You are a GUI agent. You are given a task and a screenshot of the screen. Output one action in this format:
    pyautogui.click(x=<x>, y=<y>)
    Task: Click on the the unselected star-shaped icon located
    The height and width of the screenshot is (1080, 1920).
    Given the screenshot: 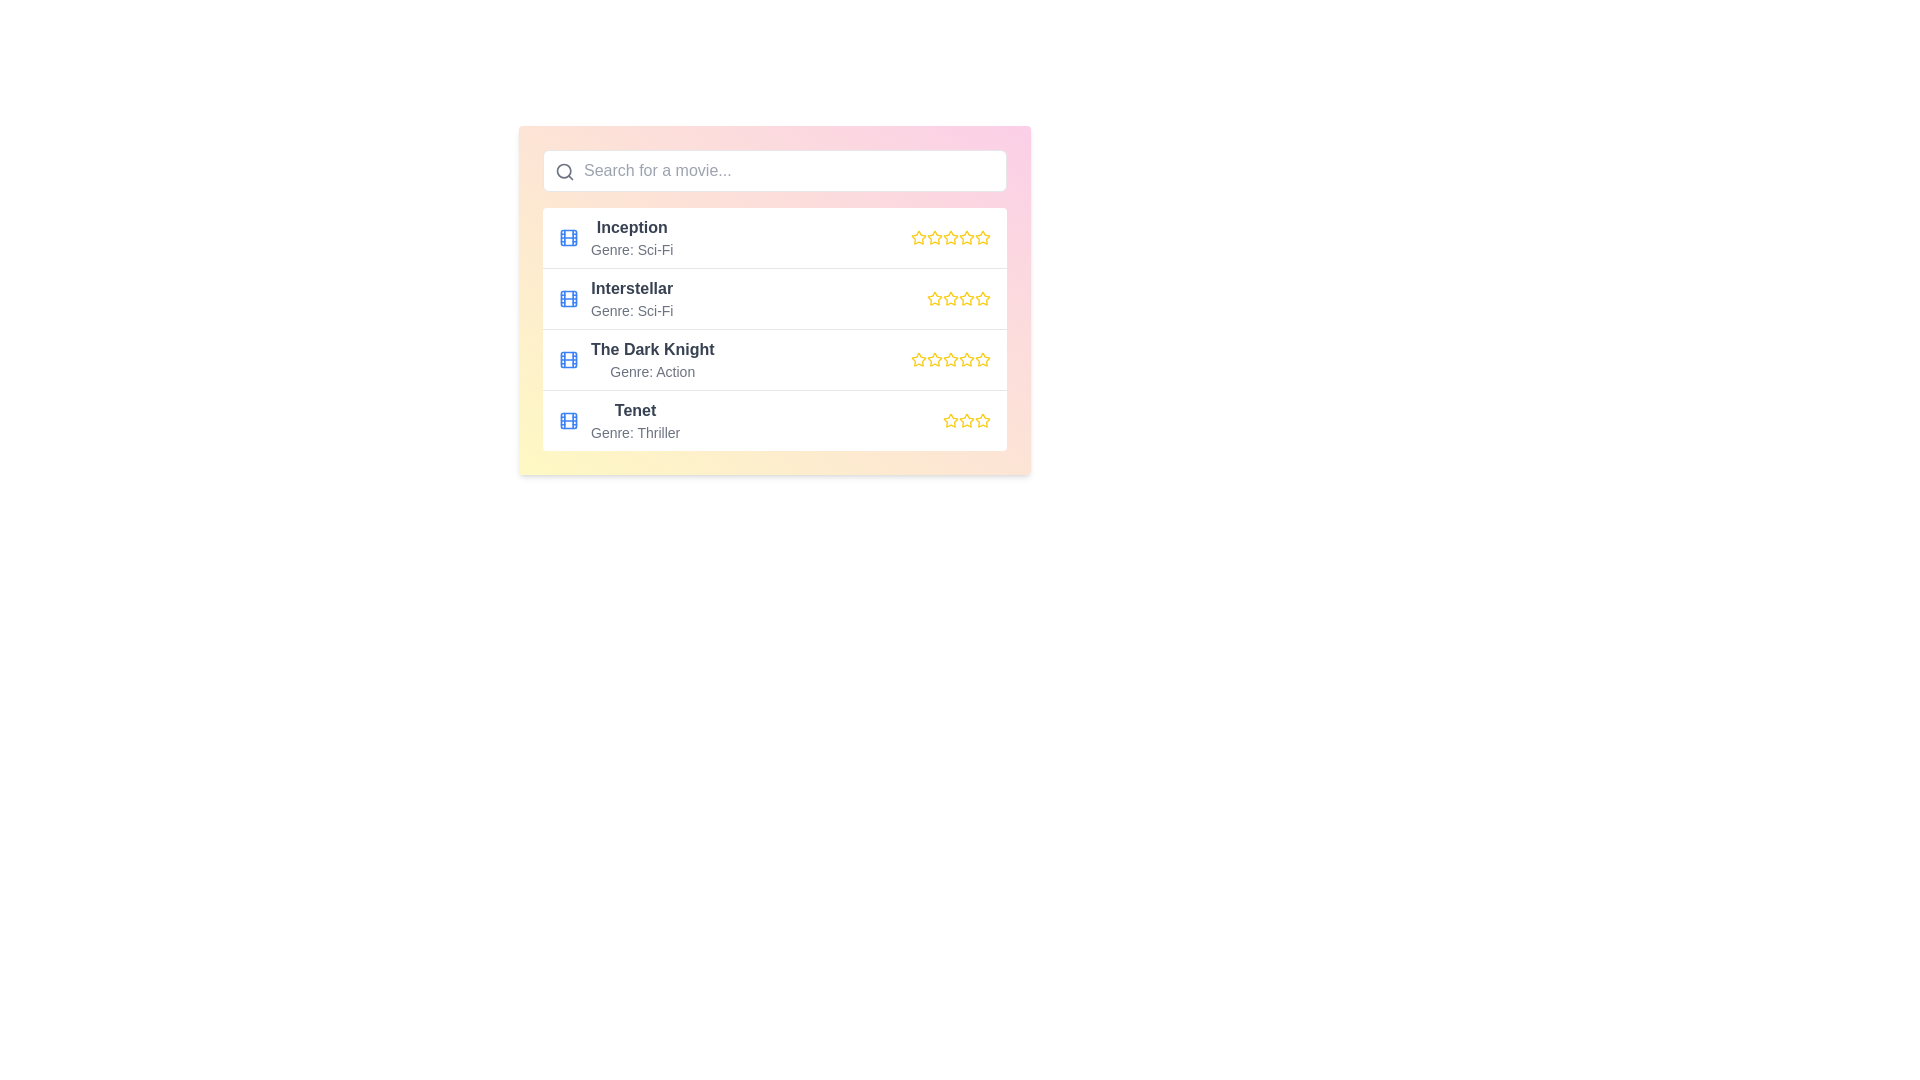 What is the action you would take?
    pyautogui.click(x=949, y=419)
    